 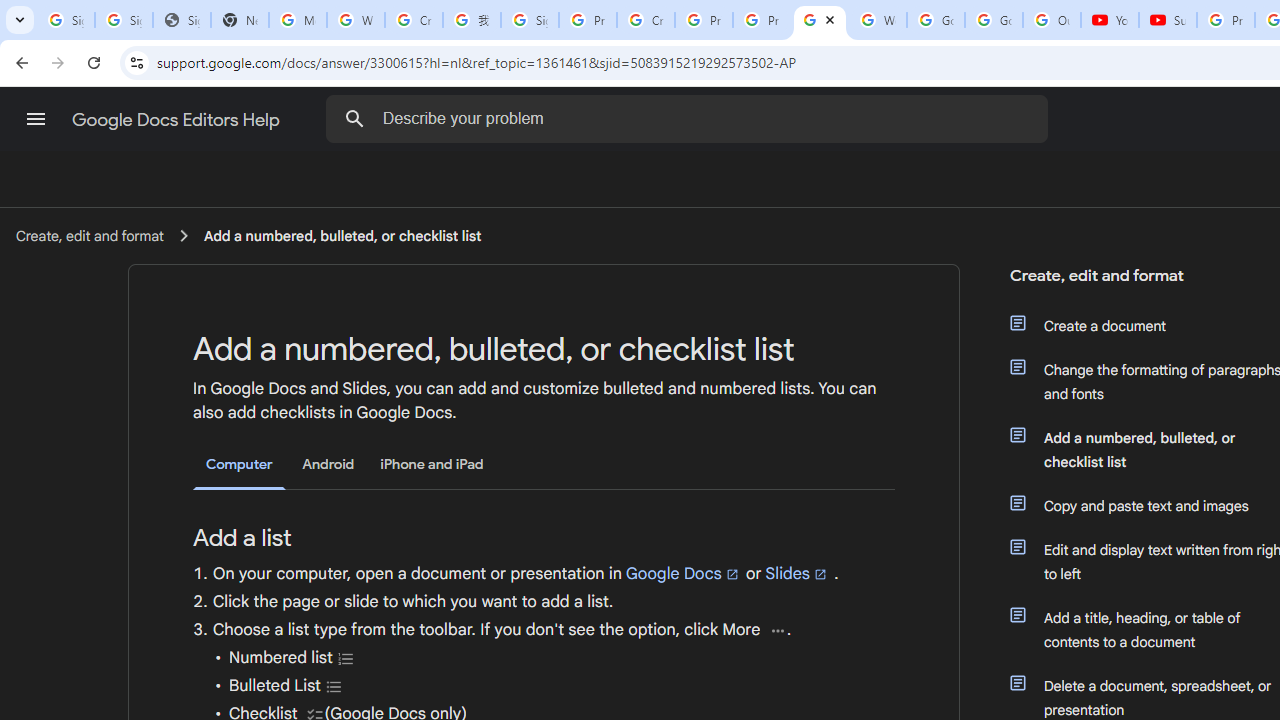 What do you see at coordinates (239, 465) in the screenshot?
I see `'Computer'` at bounding box center [239, 465].